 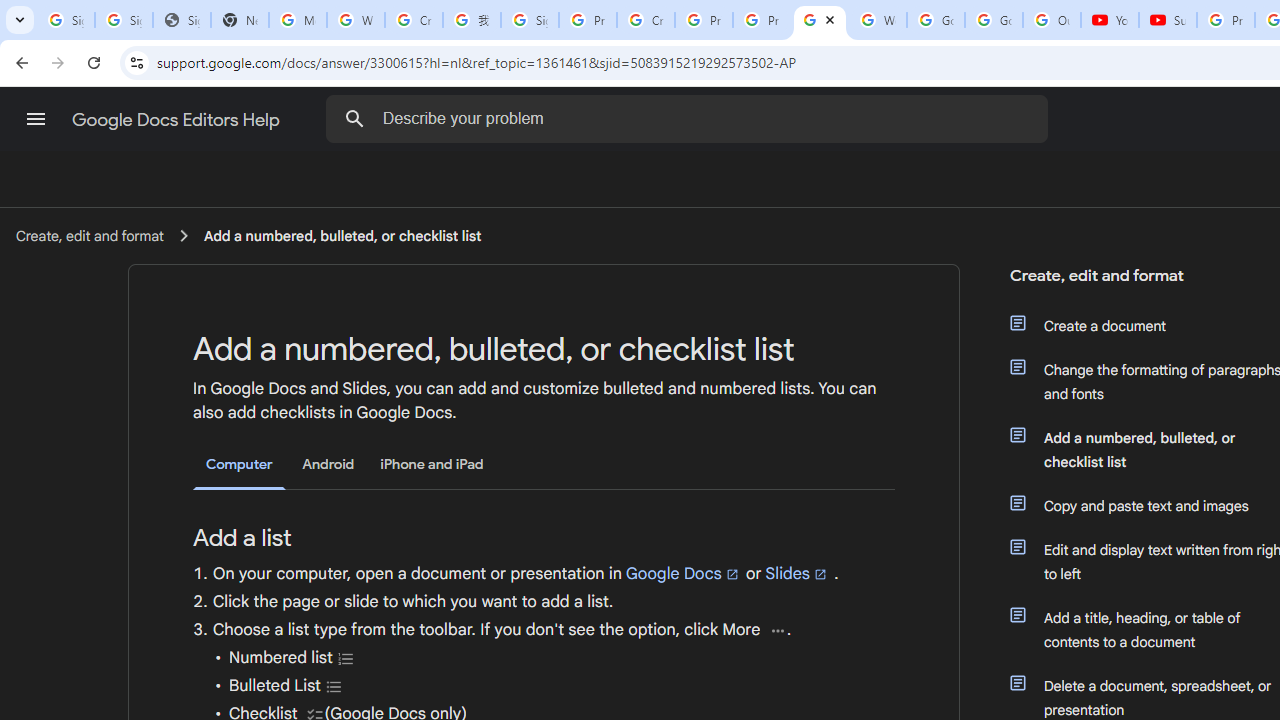 What do you see at coordinates (239, 465) in the screenshot?
I see `'Computer'` at bounding box center [239, 465].